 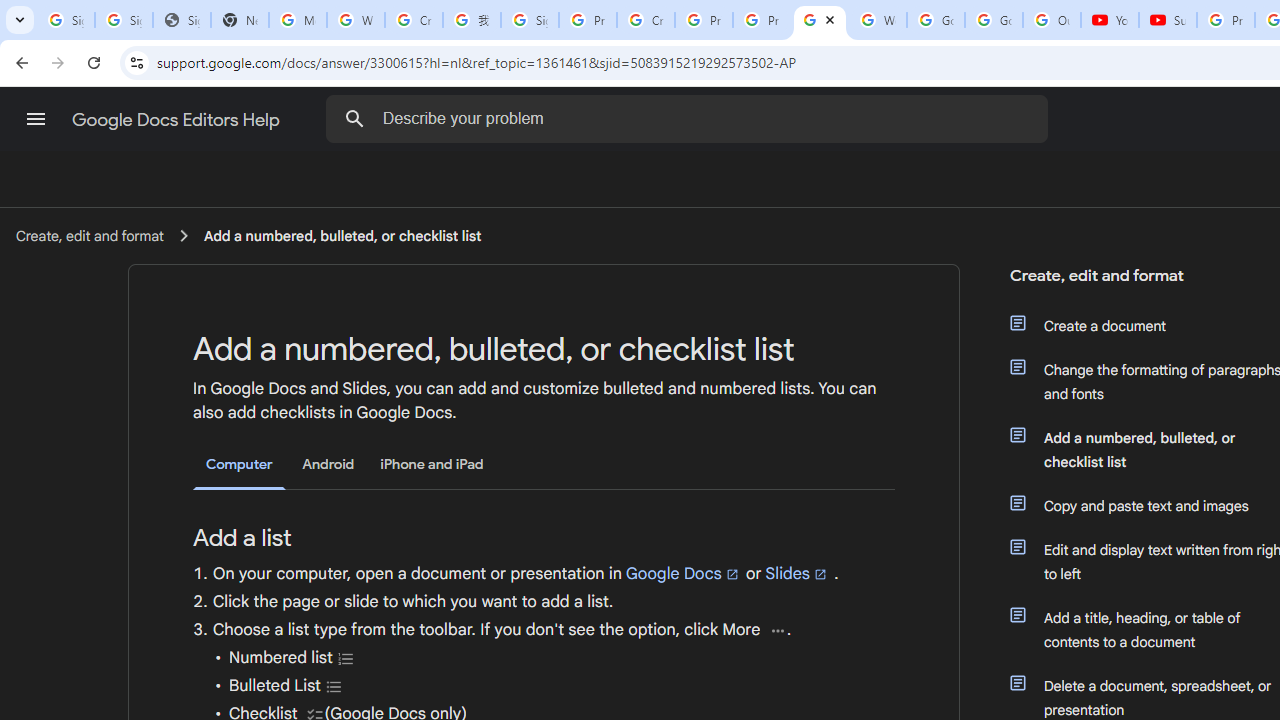 What do you see at coordinates (239, 465) in the screenshot?
I see `'Computer'` at bounding box center [239, 465].